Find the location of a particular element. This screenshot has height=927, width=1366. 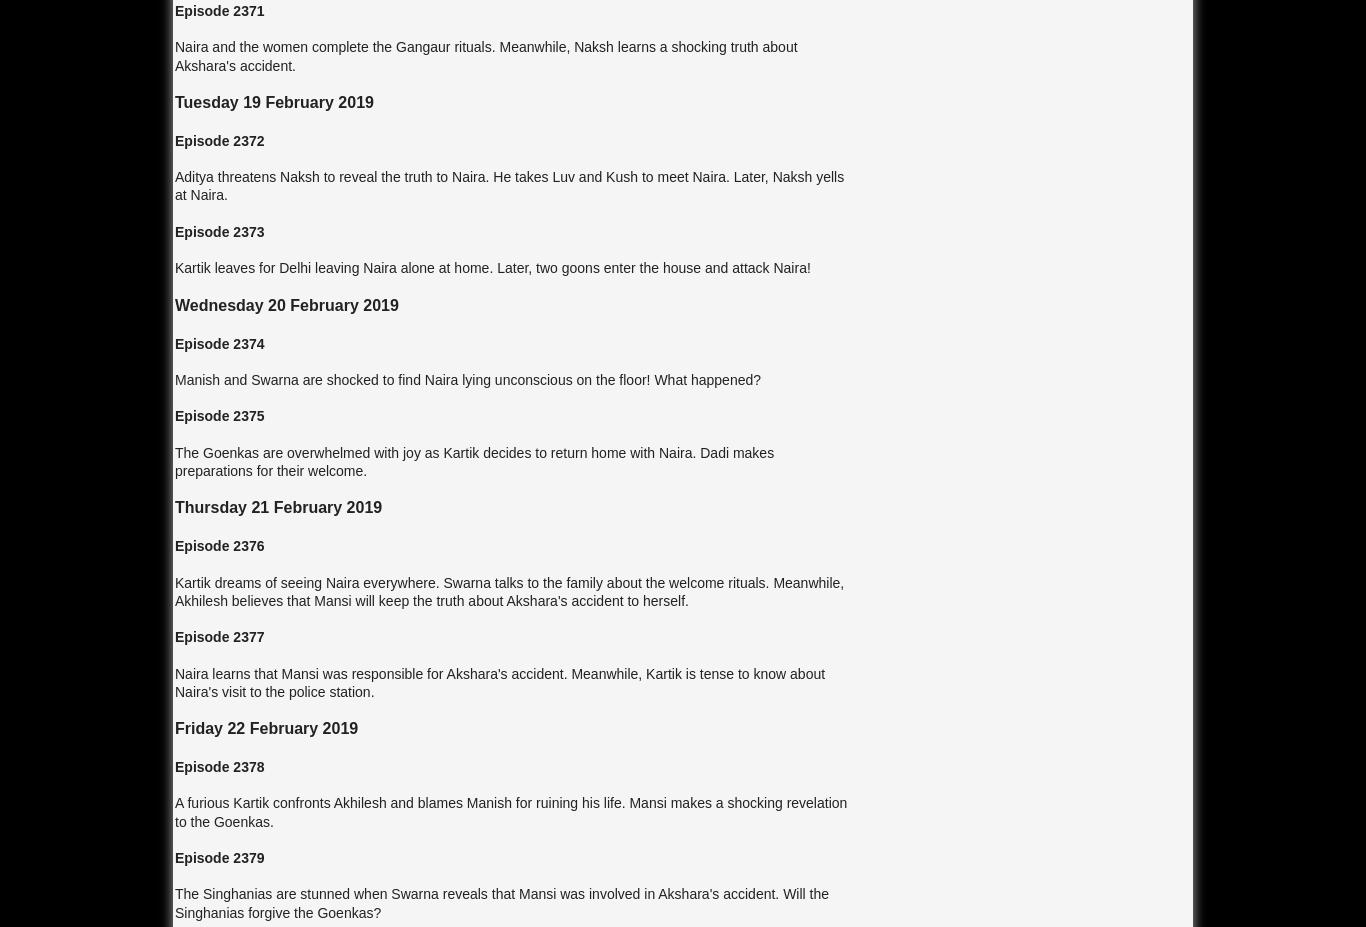

'The Goenkas are overwhelmed with joy as Kartik decides to return home with Naira. Dadi makes preparations for their welcome.' is located at coordinates (474, 459).